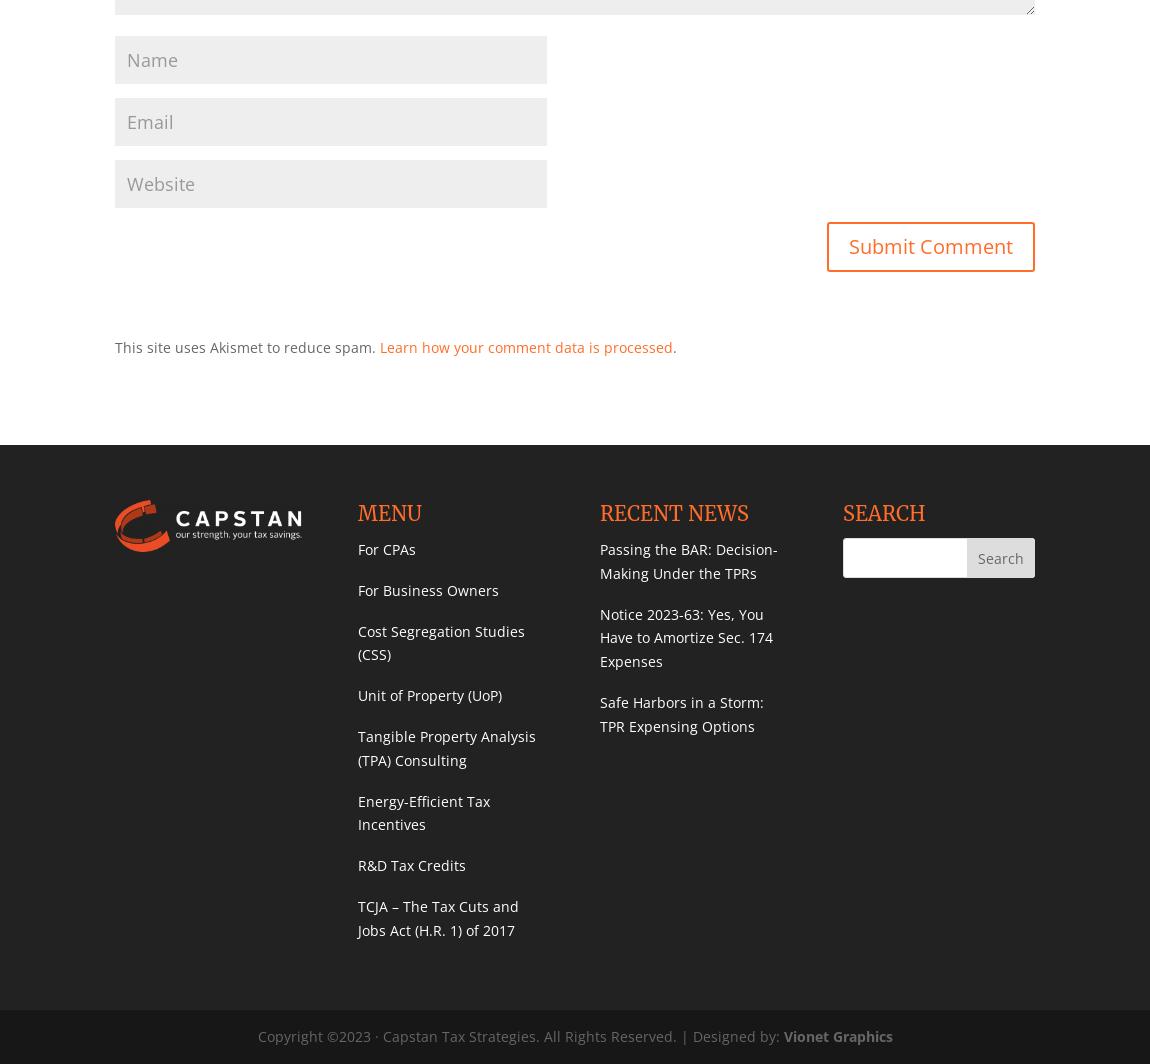  Describe the element at coordinates (526, 346) in the screenshot. I see `'Learn how your comment data is processed'` at that location.